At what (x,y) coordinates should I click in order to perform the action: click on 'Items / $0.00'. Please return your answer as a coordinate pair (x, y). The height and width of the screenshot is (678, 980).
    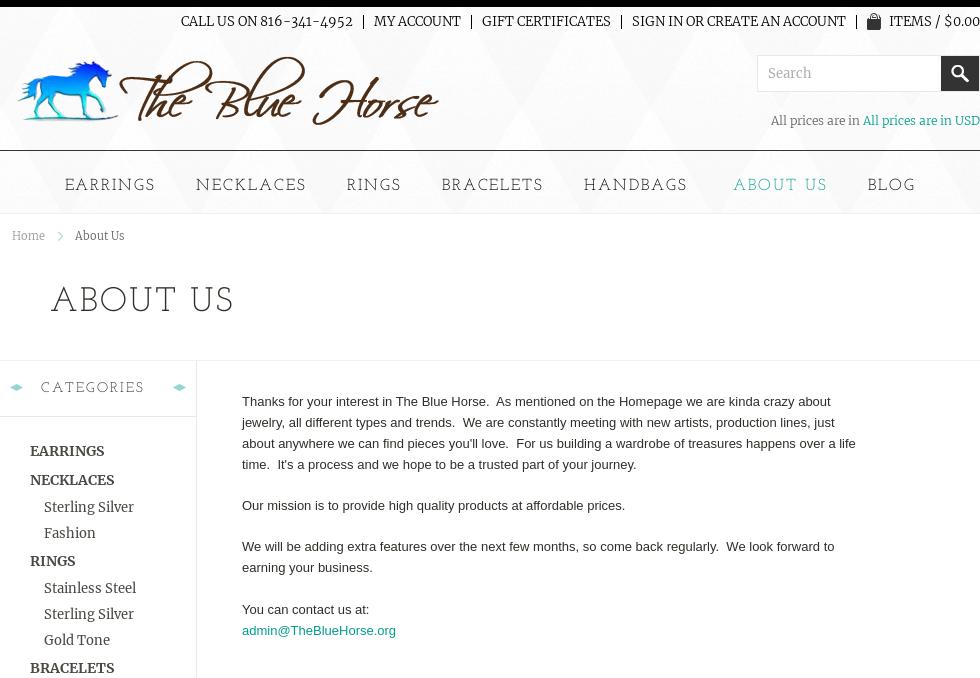
    Looking at the image, I should click on (934, 20).